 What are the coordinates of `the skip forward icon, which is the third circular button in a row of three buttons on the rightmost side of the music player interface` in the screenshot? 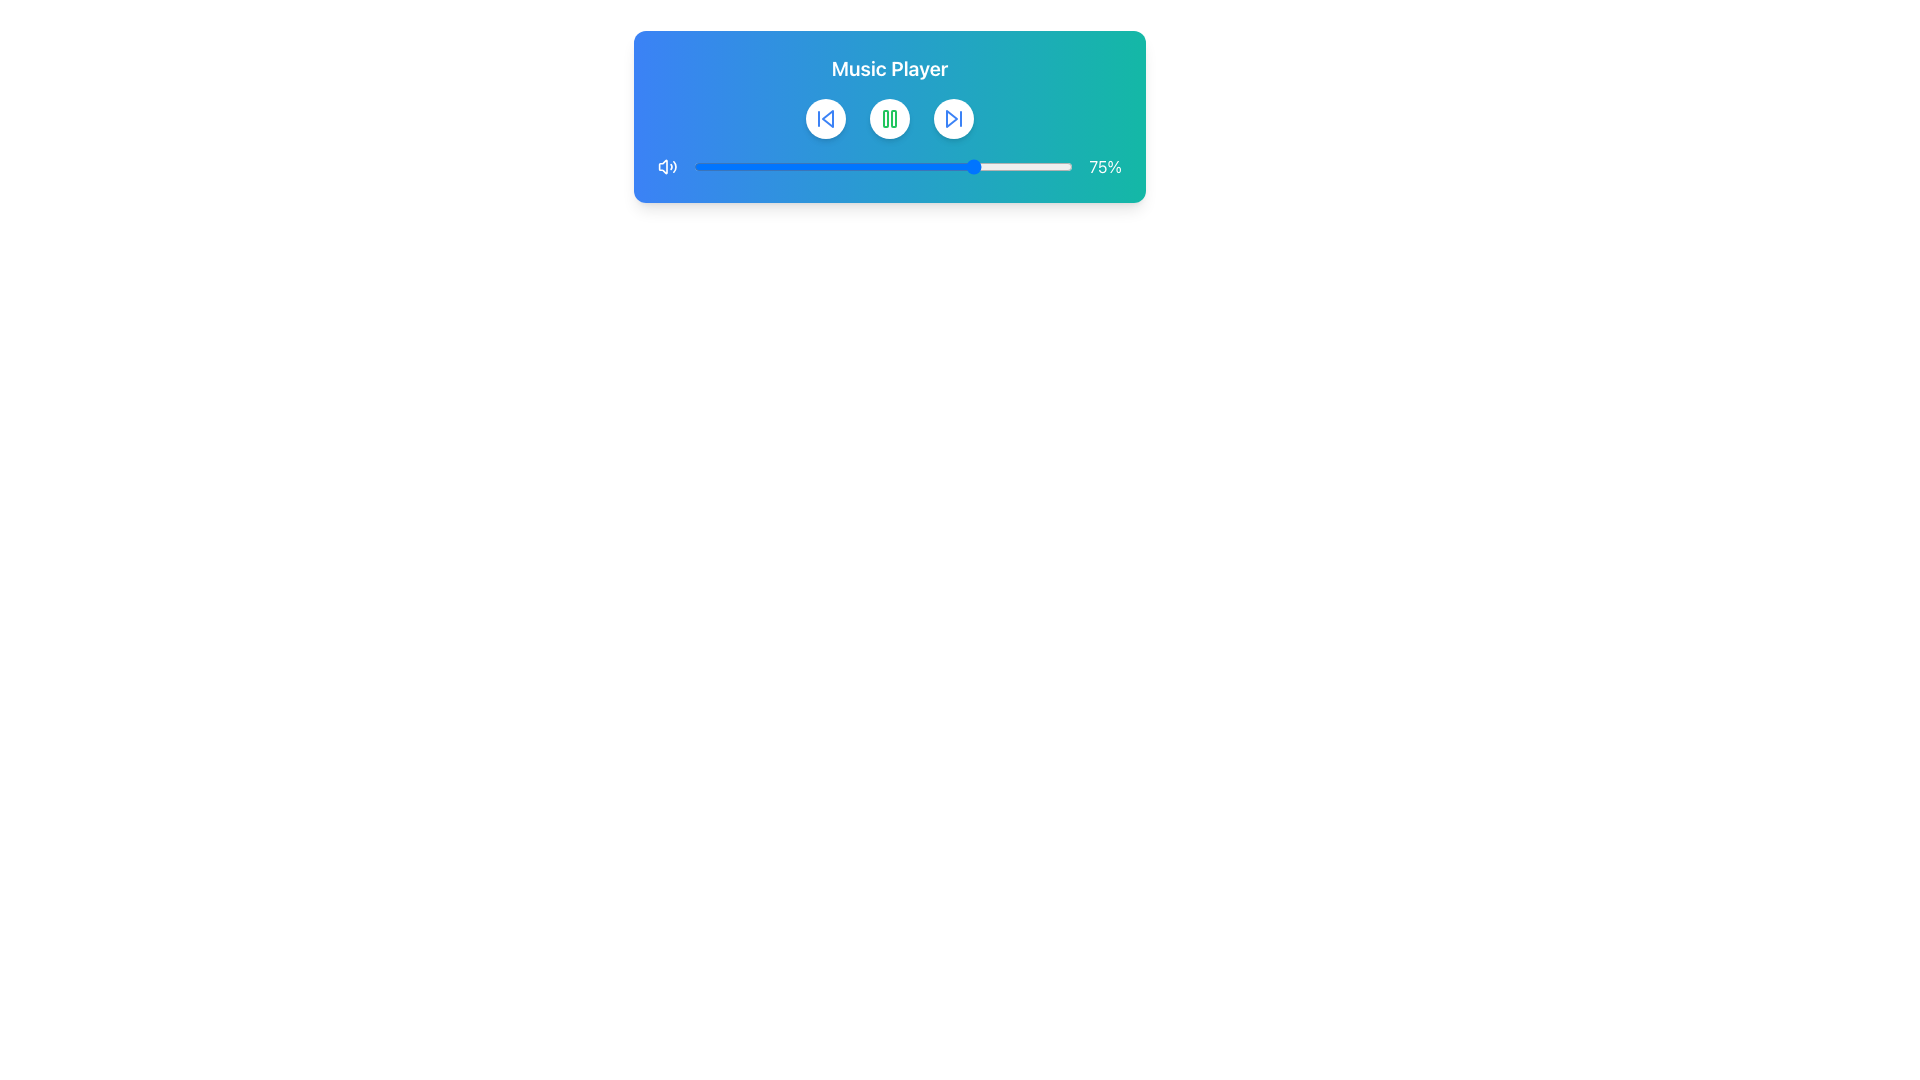 It's located at (953, 119).